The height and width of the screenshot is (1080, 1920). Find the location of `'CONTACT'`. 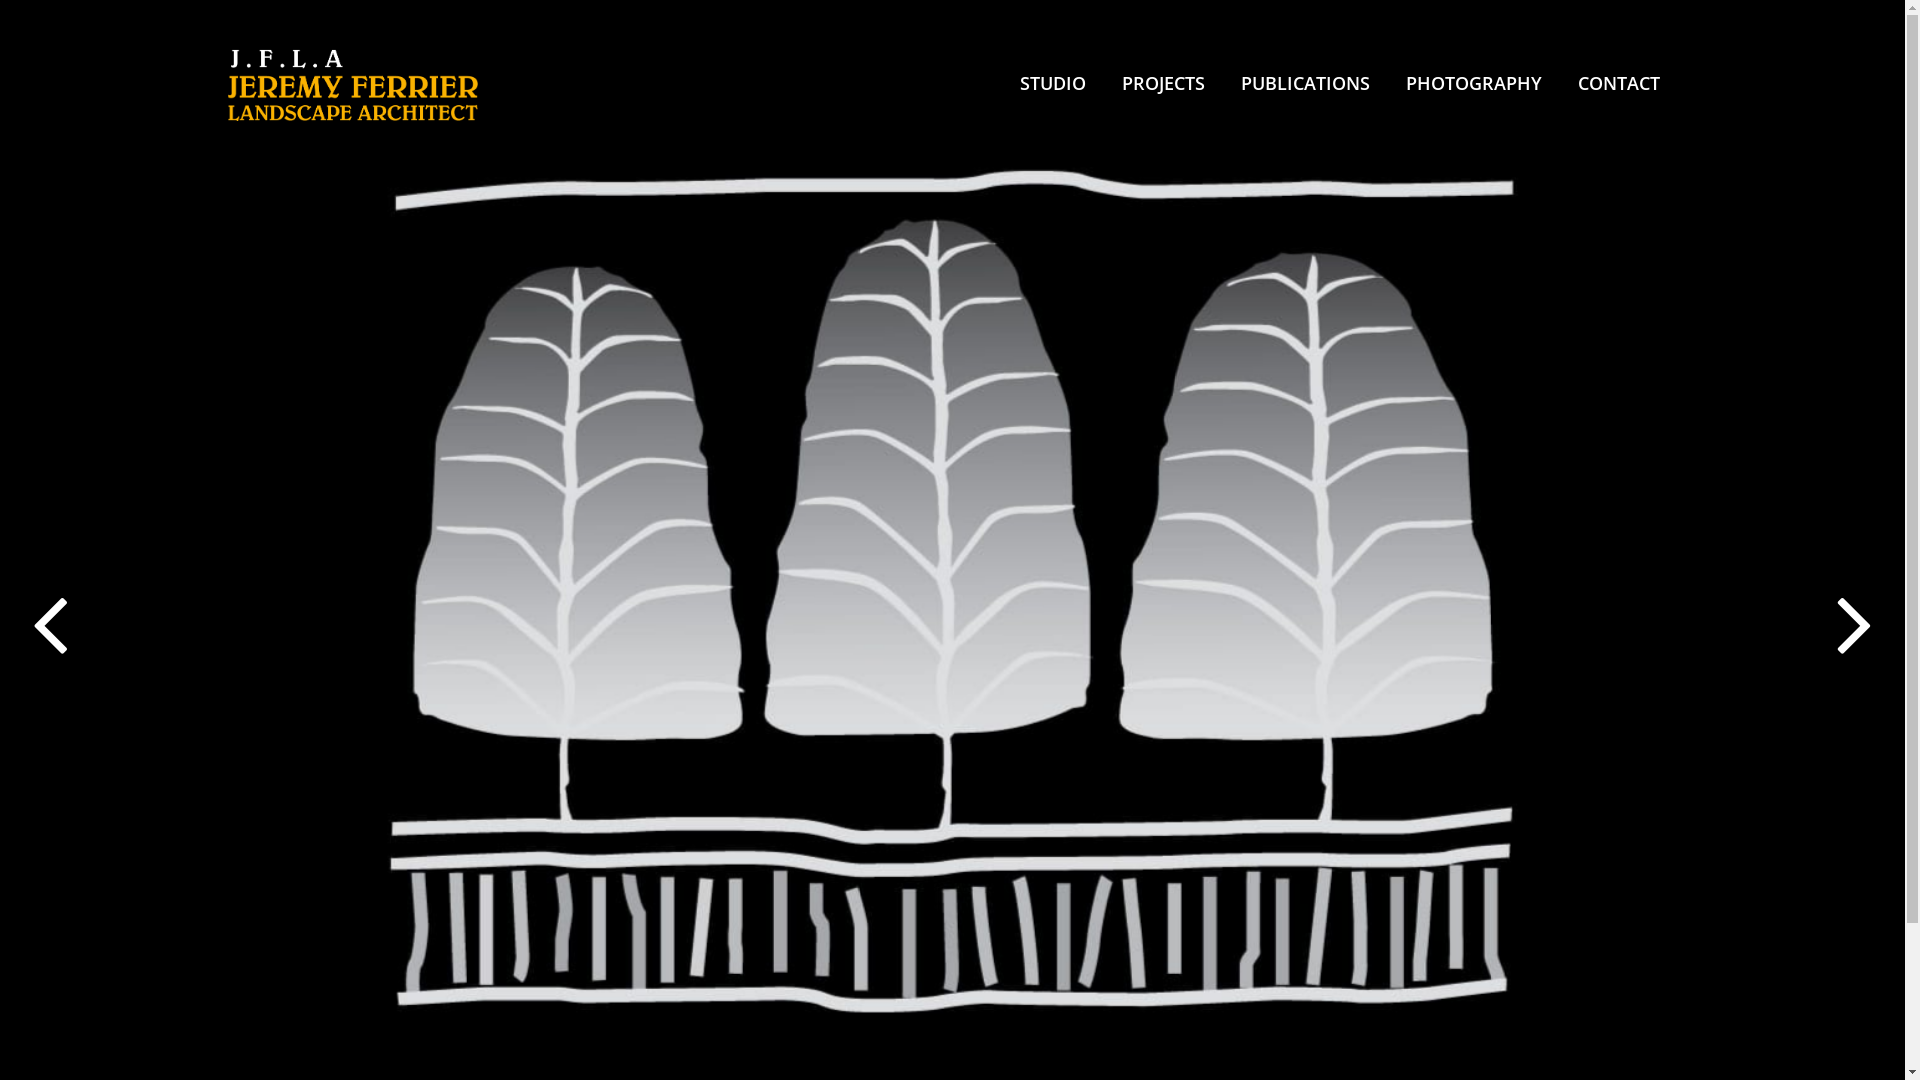

'CONTACT' is located at coordinates (1618, 82).